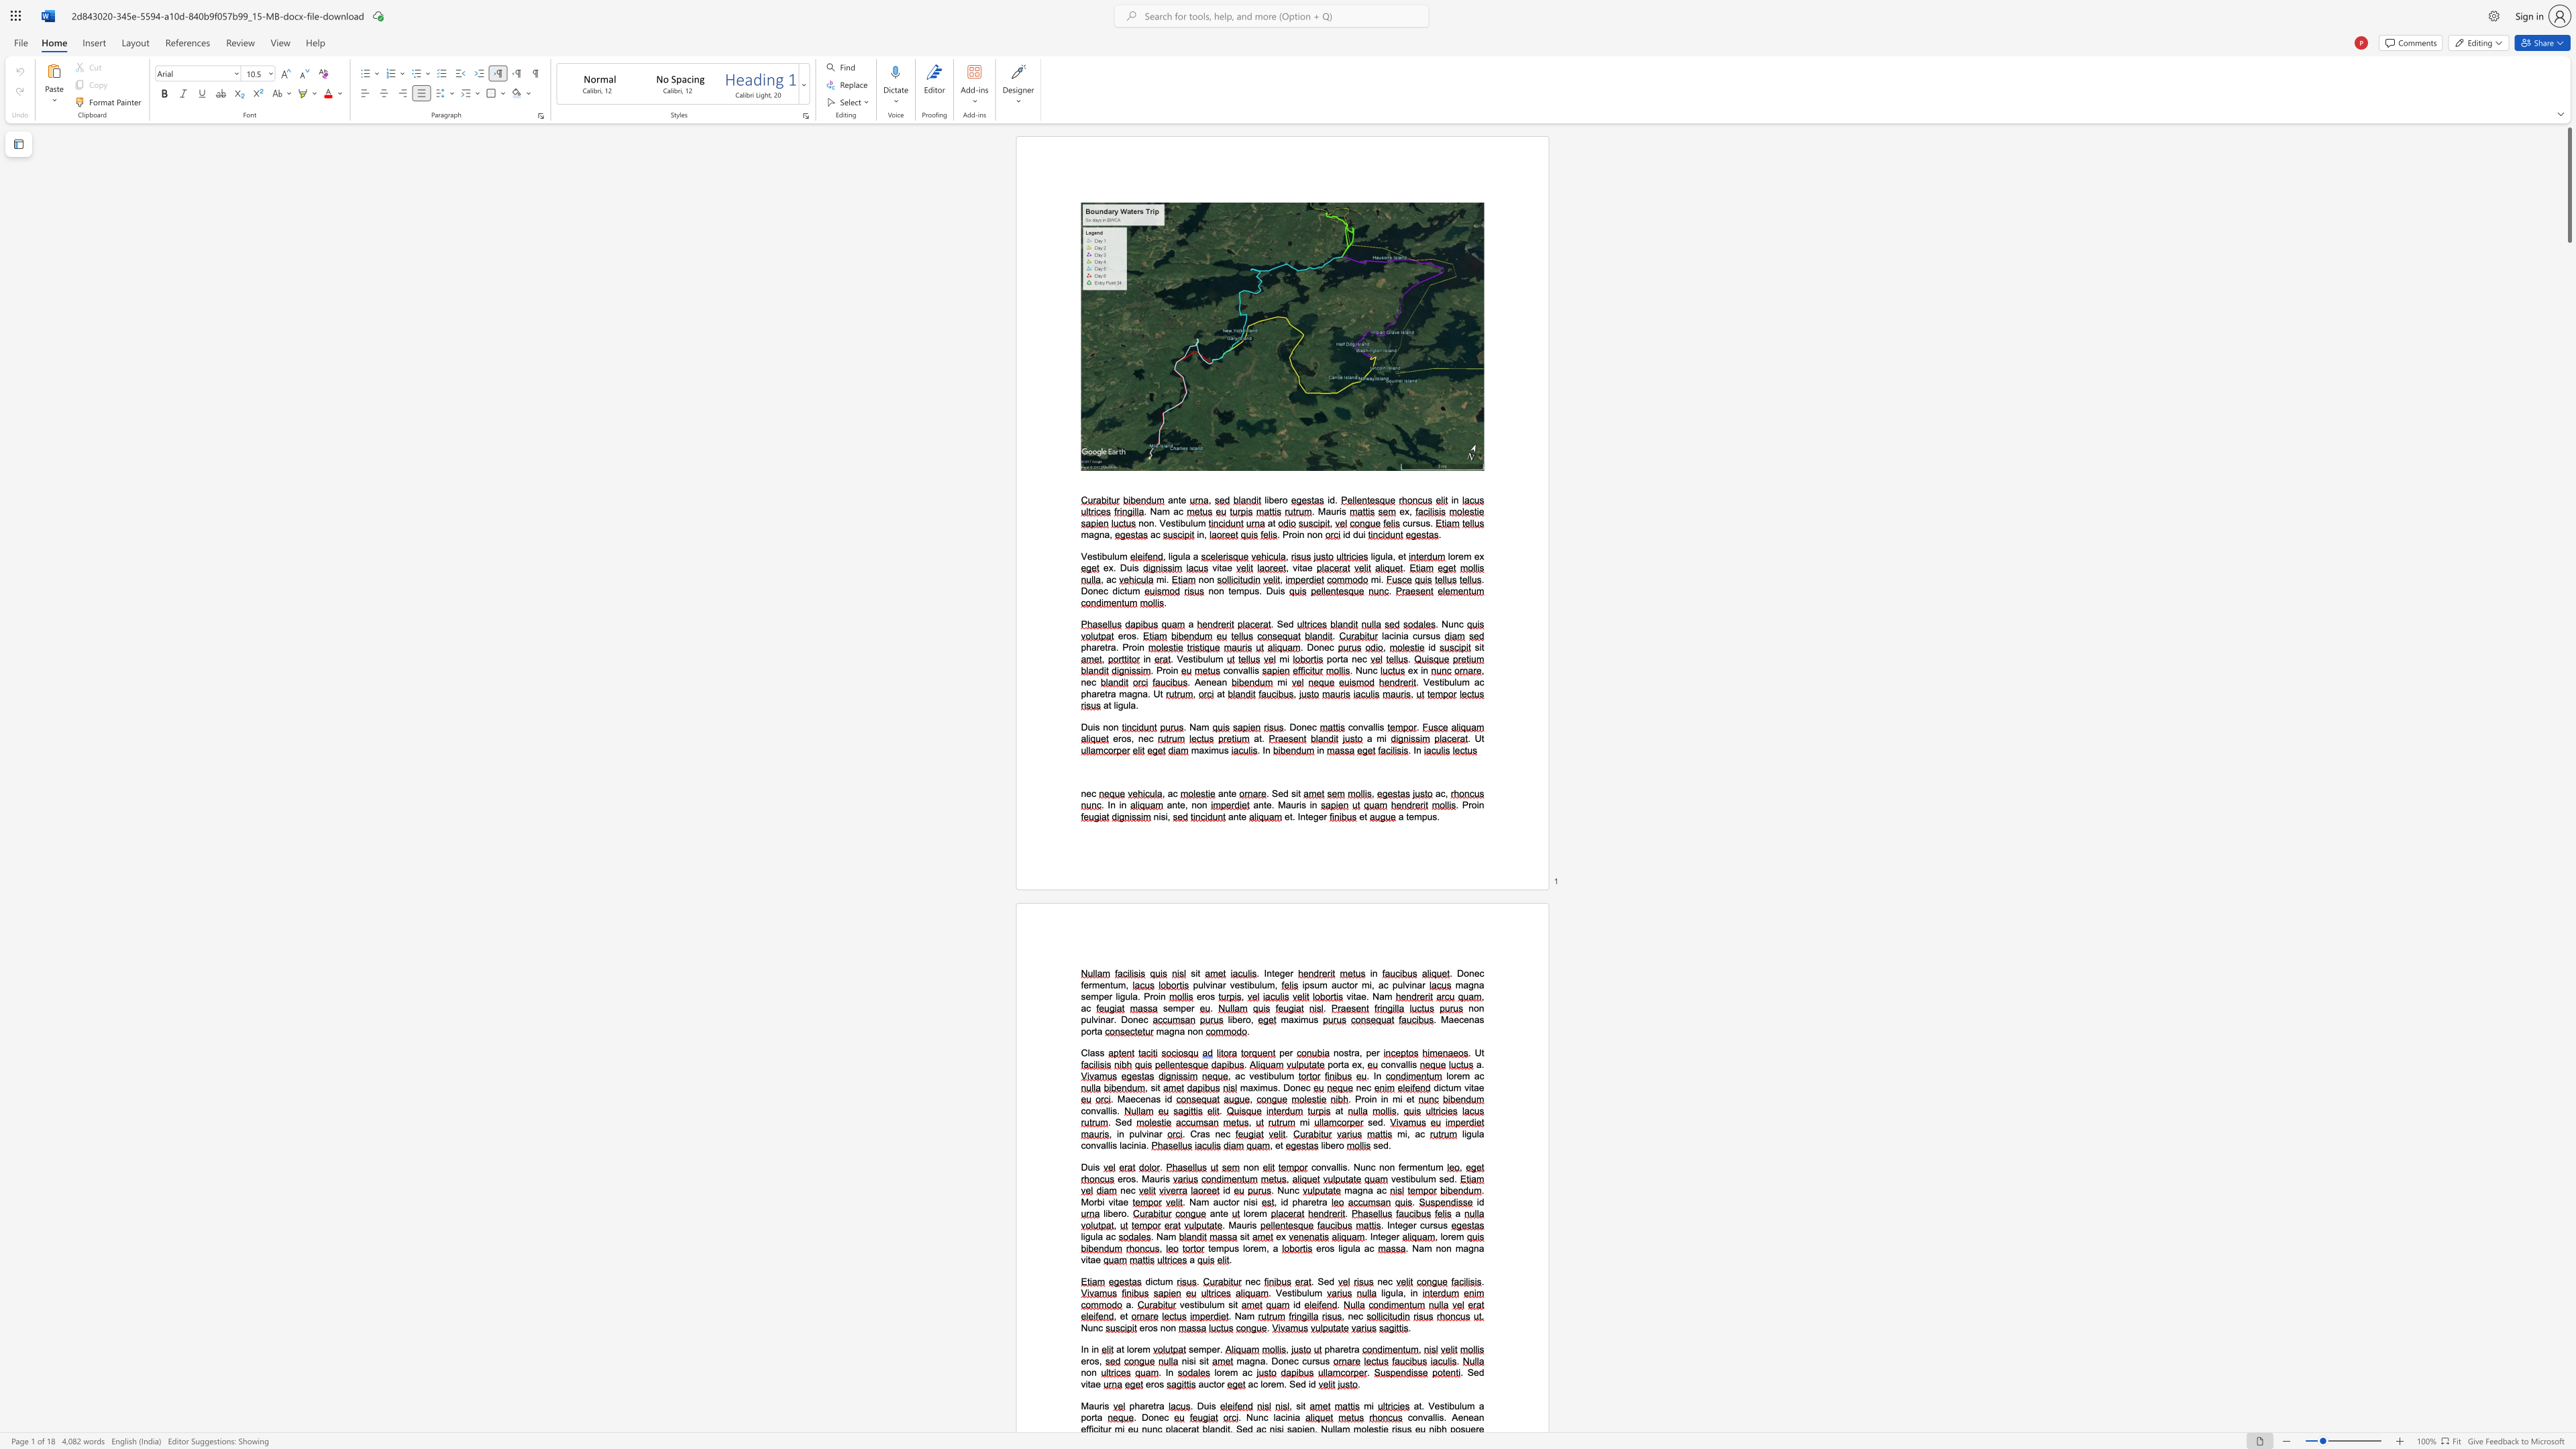  I want to click on the 1th character "i" in the text, so click(1352, 996).